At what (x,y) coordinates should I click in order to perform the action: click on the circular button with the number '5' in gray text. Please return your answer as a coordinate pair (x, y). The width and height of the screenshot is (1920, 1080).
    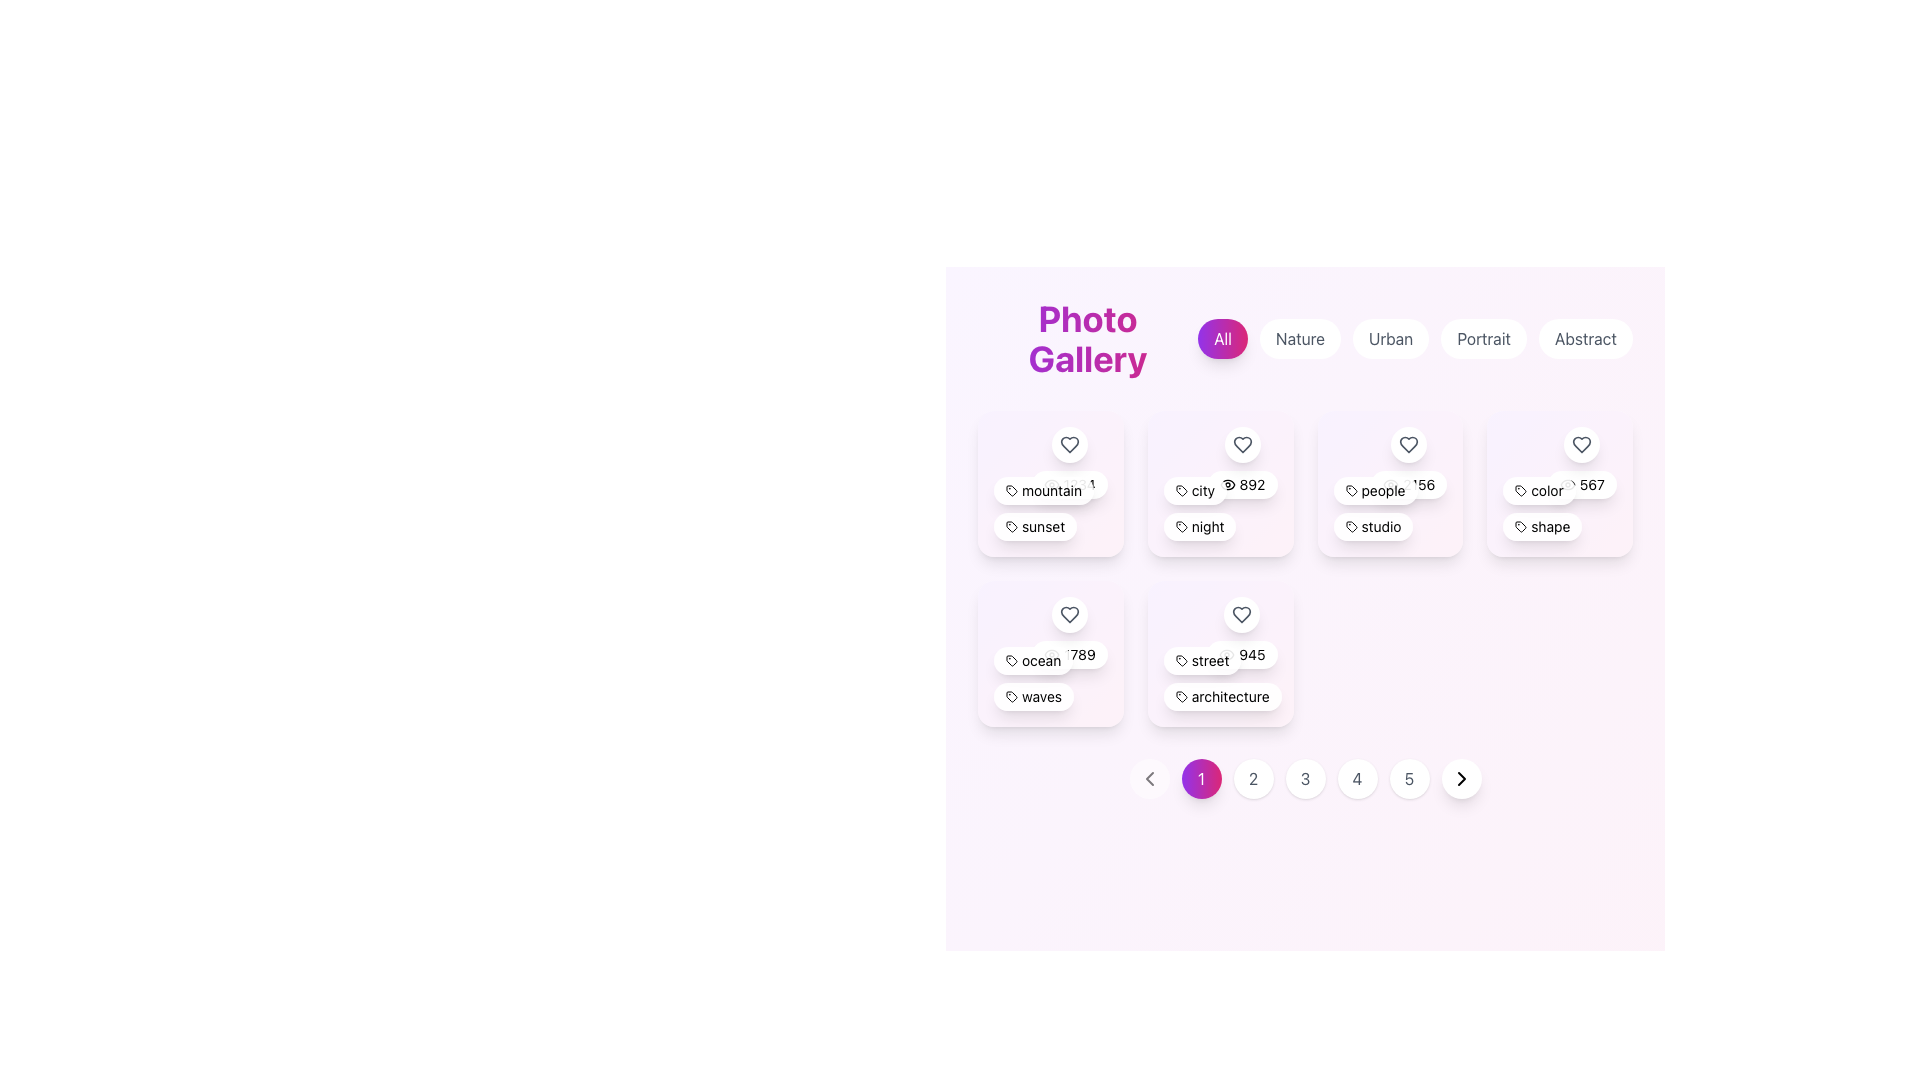
    Looking at the image, I should click on (1408, 777).